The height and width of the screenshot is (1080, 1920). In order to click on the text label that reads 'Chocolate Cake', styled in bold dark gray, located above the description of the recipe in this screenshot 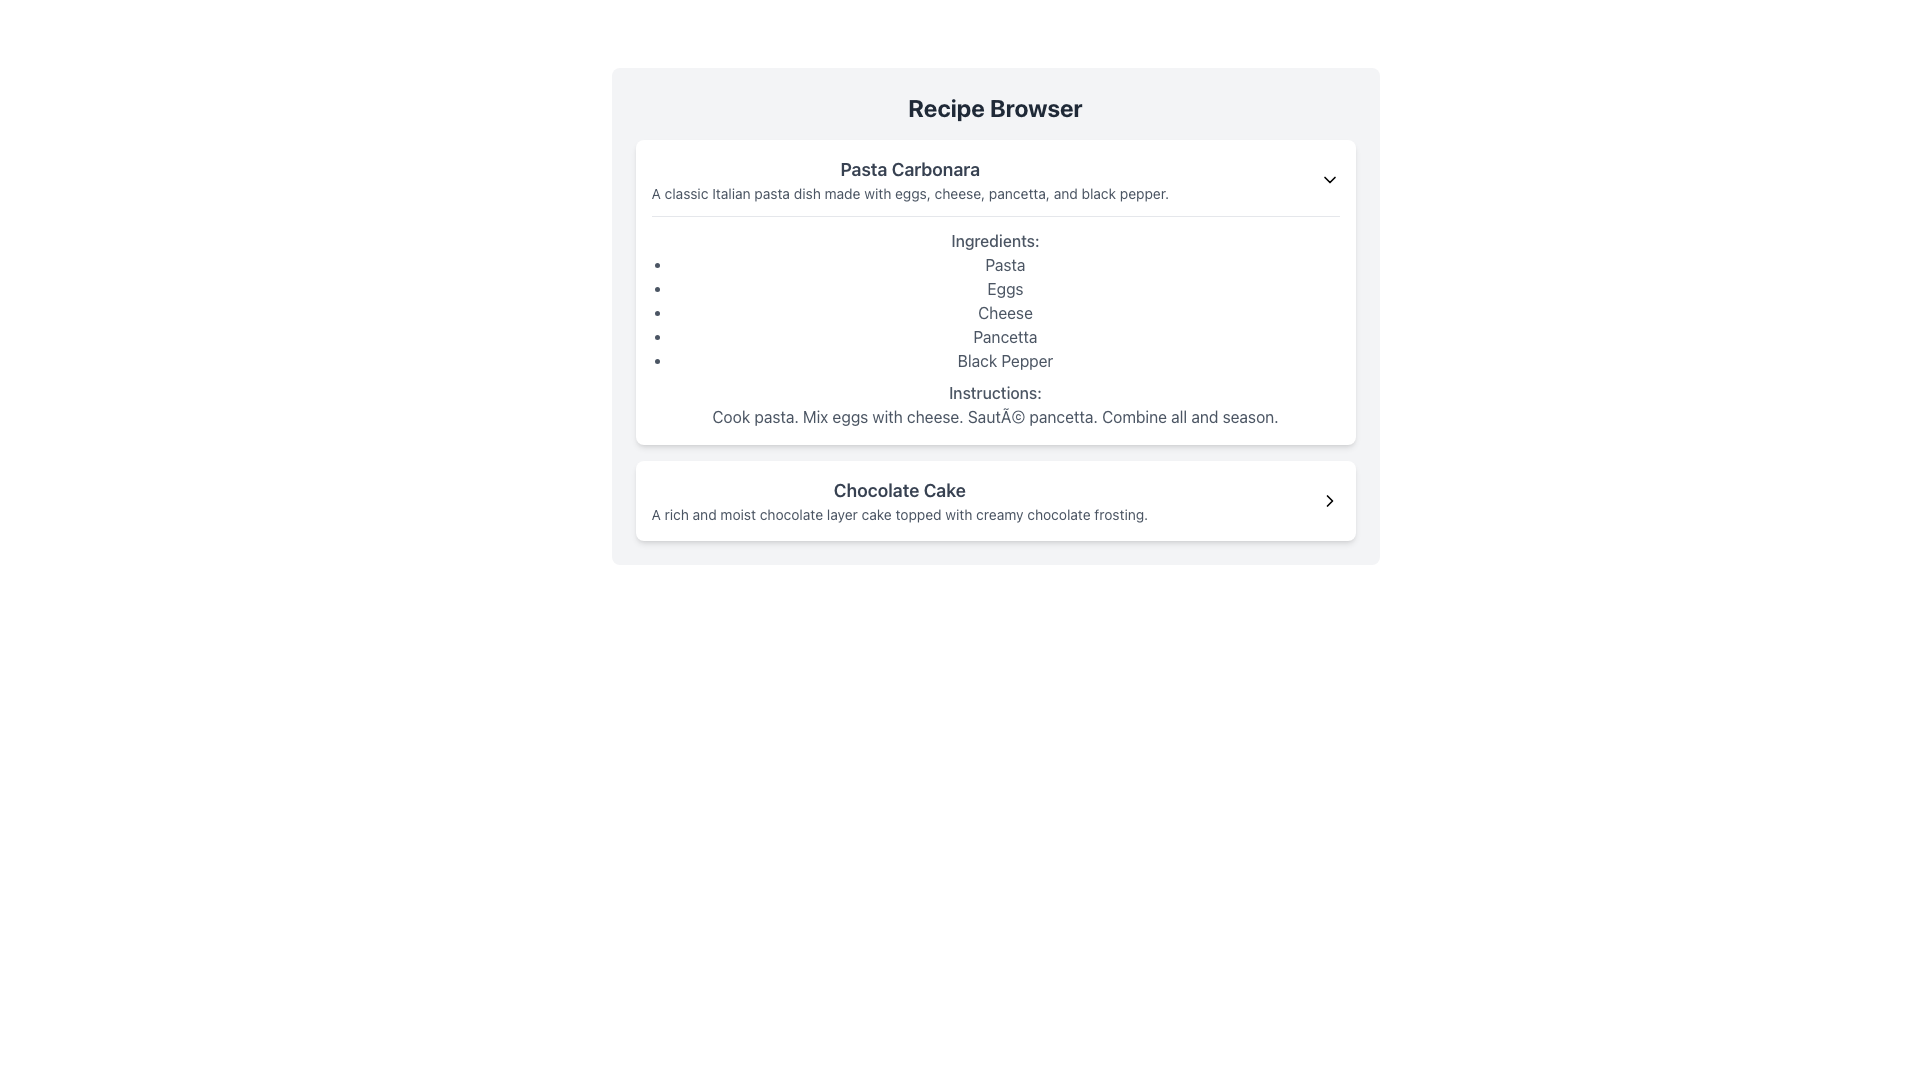, I will do `click(898, 490)`.